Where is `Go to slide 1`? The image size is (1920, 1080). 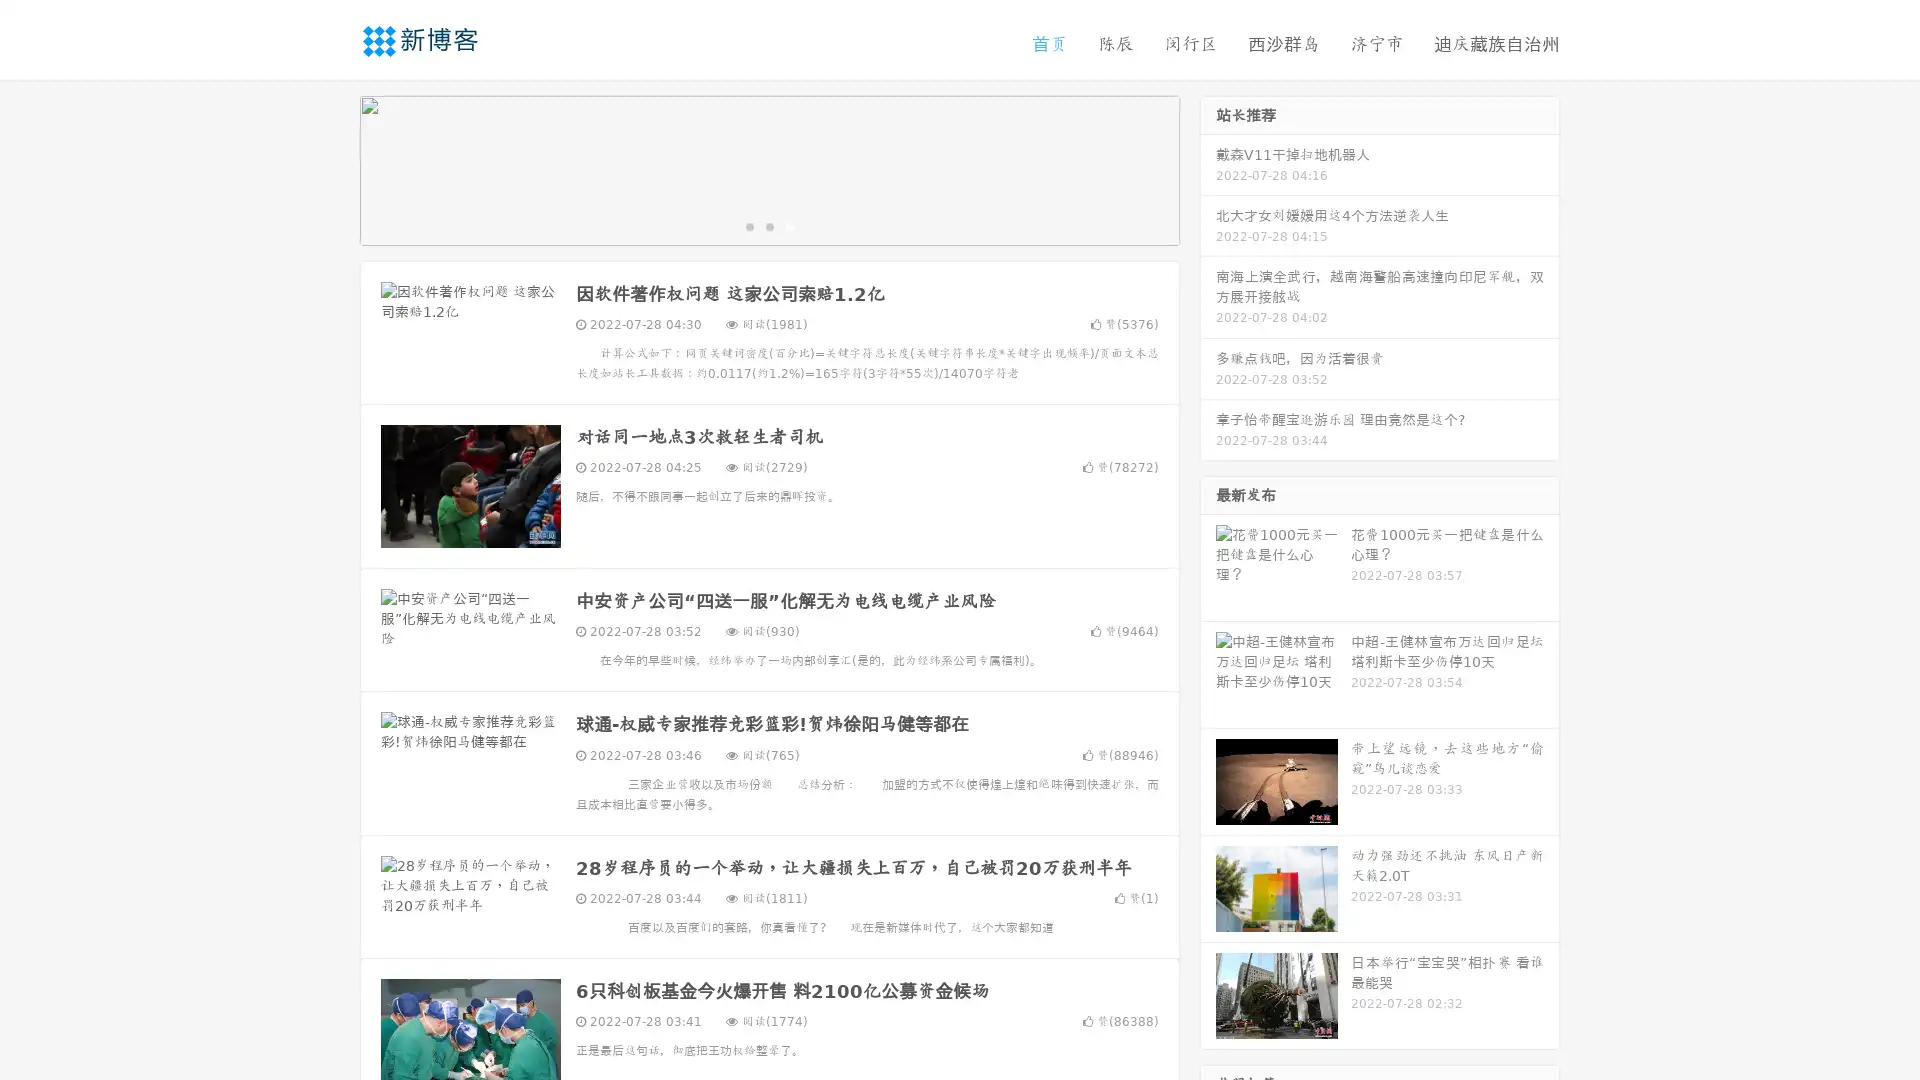
Go to slide 1 is located at coordinates (748, 225).